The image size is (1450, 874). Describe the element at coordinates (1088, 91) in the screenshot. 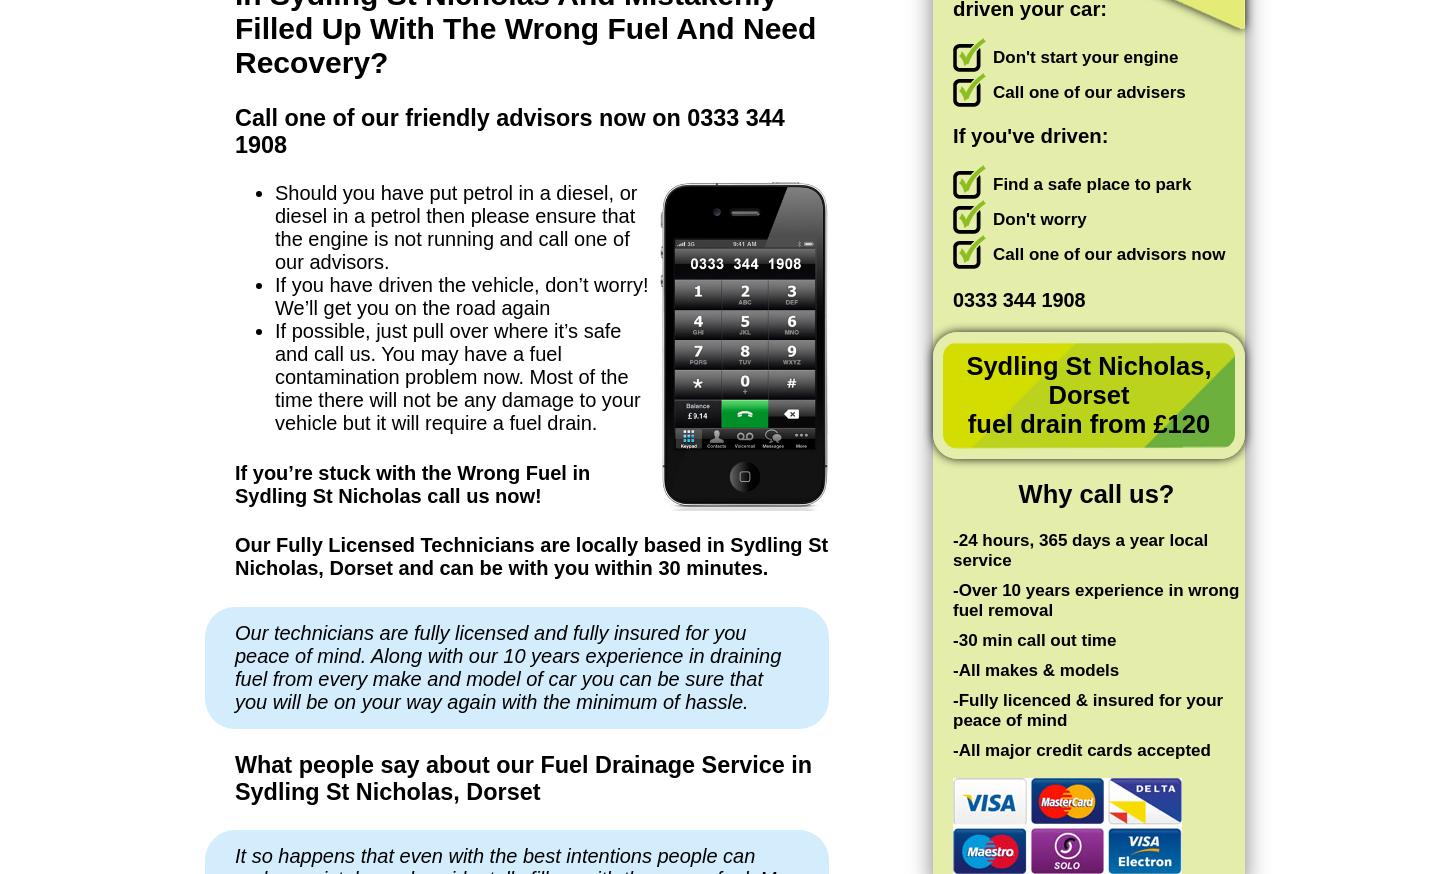

I see `'Call one of our advisers'` at that location.